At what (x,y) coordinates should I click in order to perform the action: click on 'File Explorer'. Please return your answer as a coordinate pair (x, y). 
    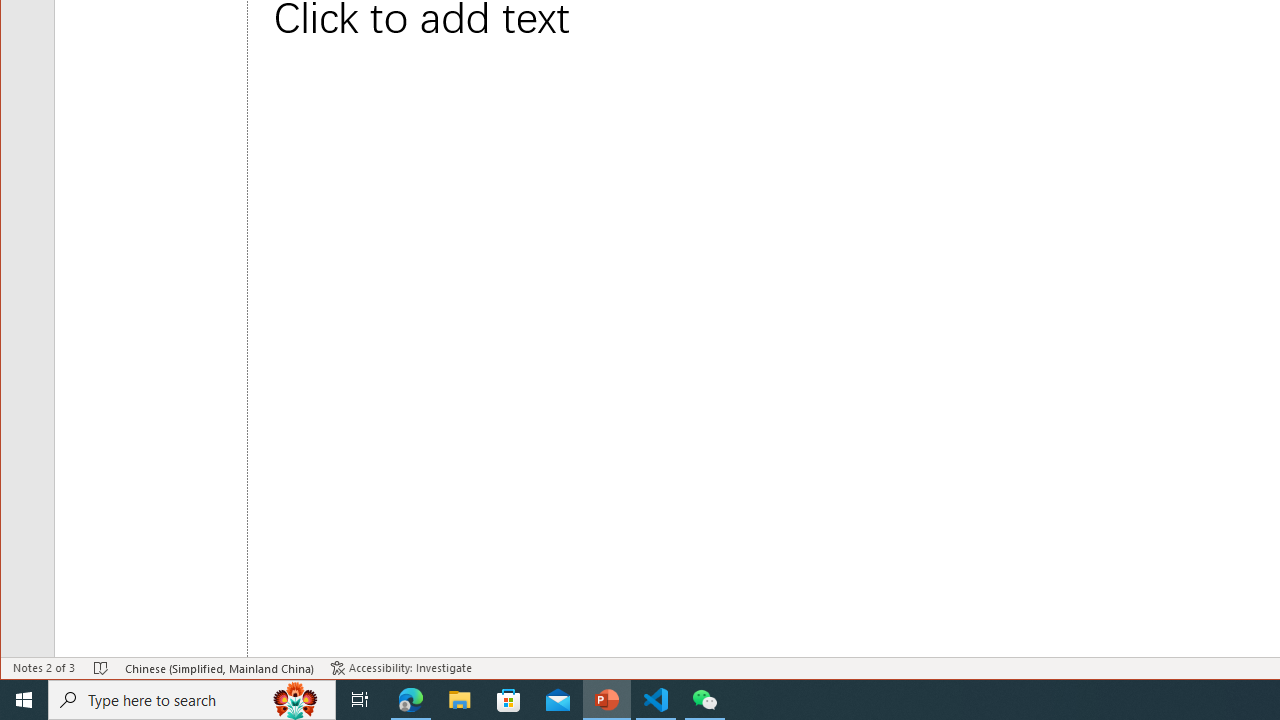
    Looking at the image, I should click on (459, 698).